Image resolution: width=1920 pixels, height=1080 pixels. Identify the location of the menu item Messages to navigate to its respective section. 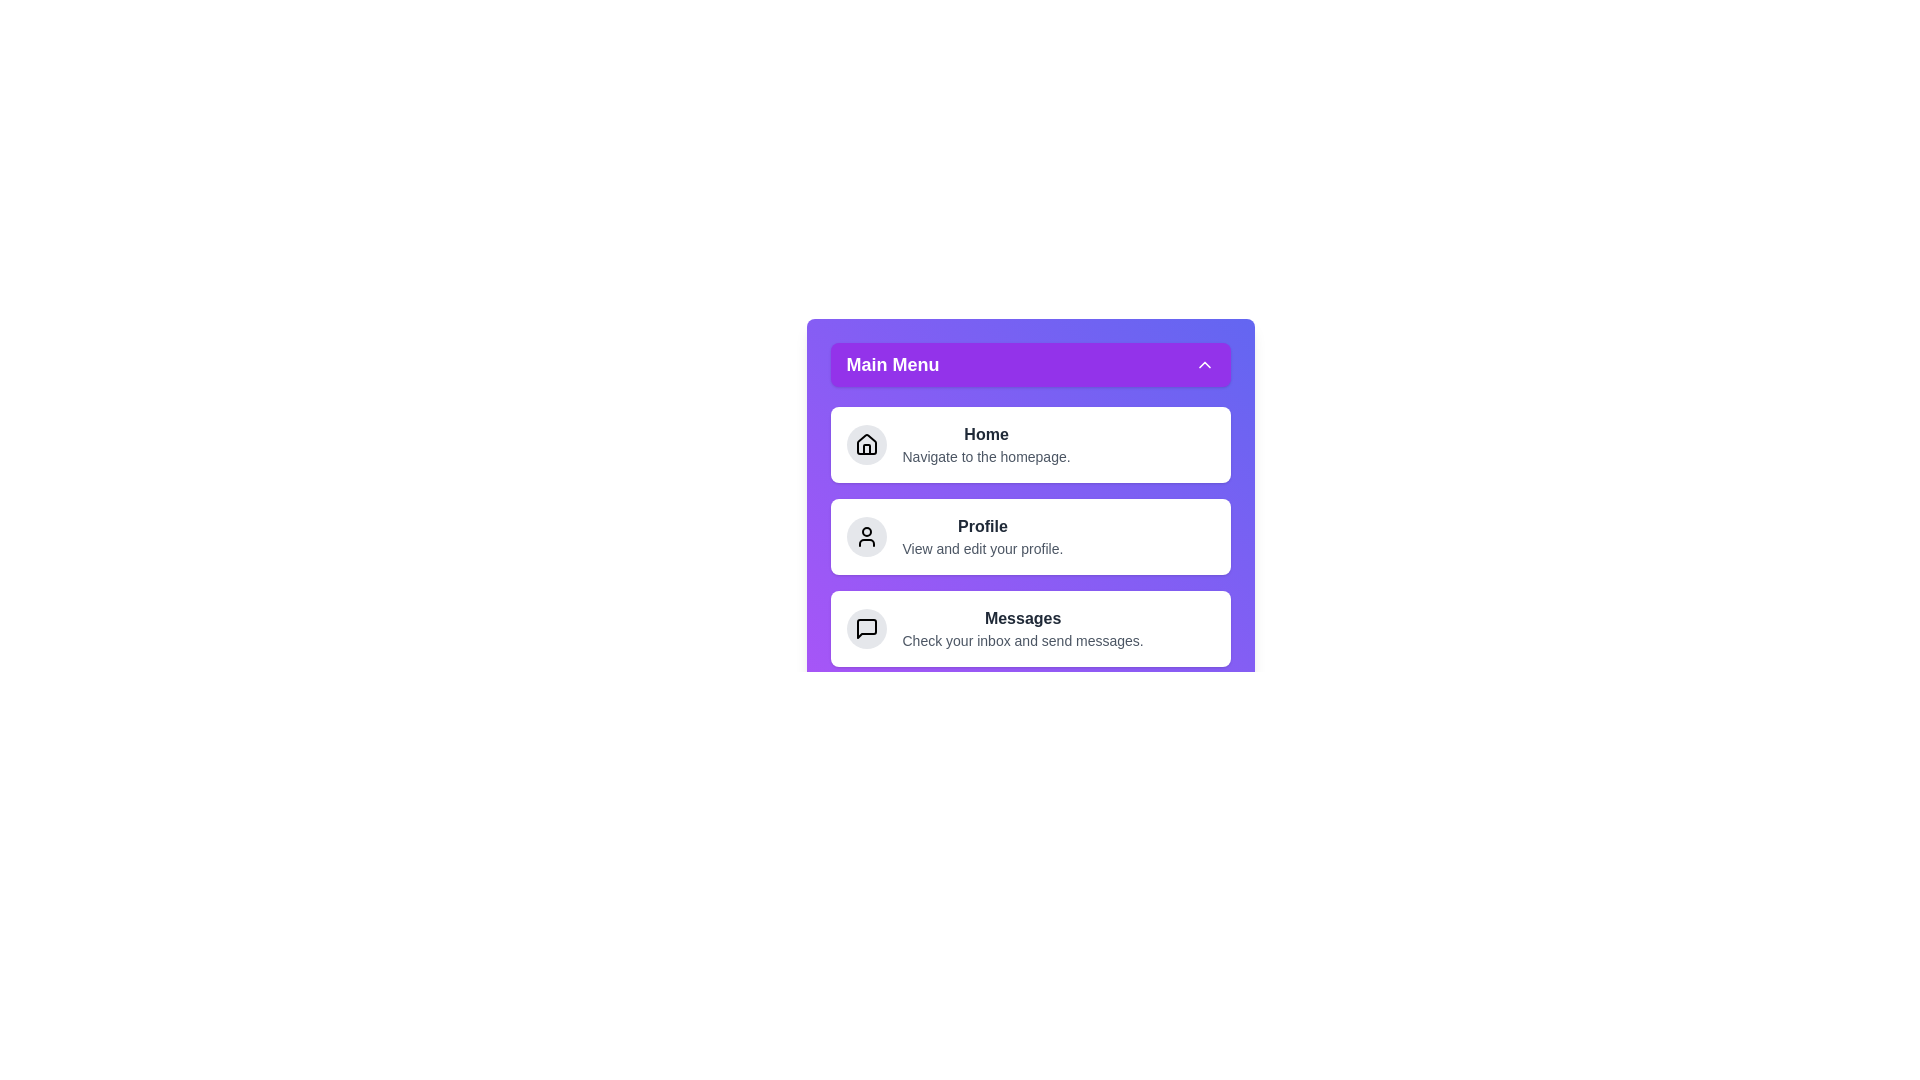
(1030, 627).